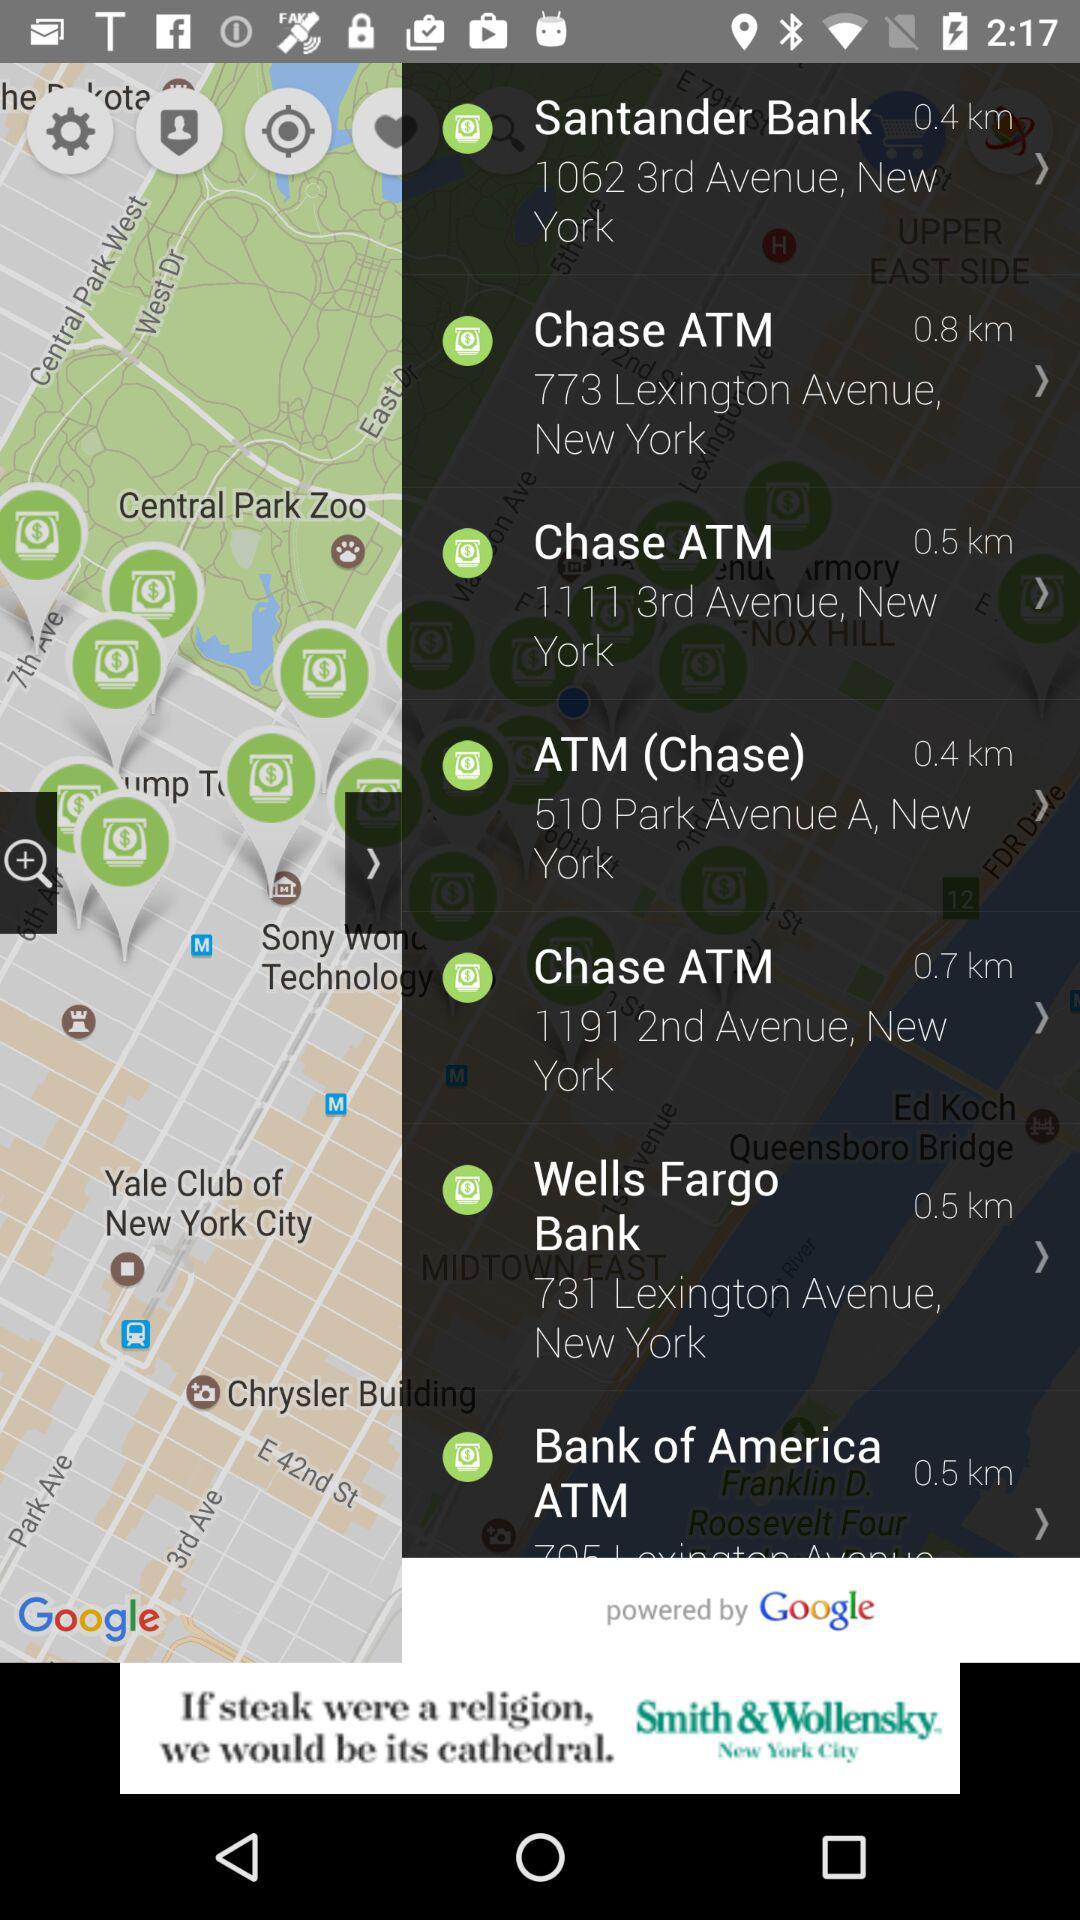 This screenshot has width=1080, height=1920. I want to click on the cart icon, so click(902, 135).